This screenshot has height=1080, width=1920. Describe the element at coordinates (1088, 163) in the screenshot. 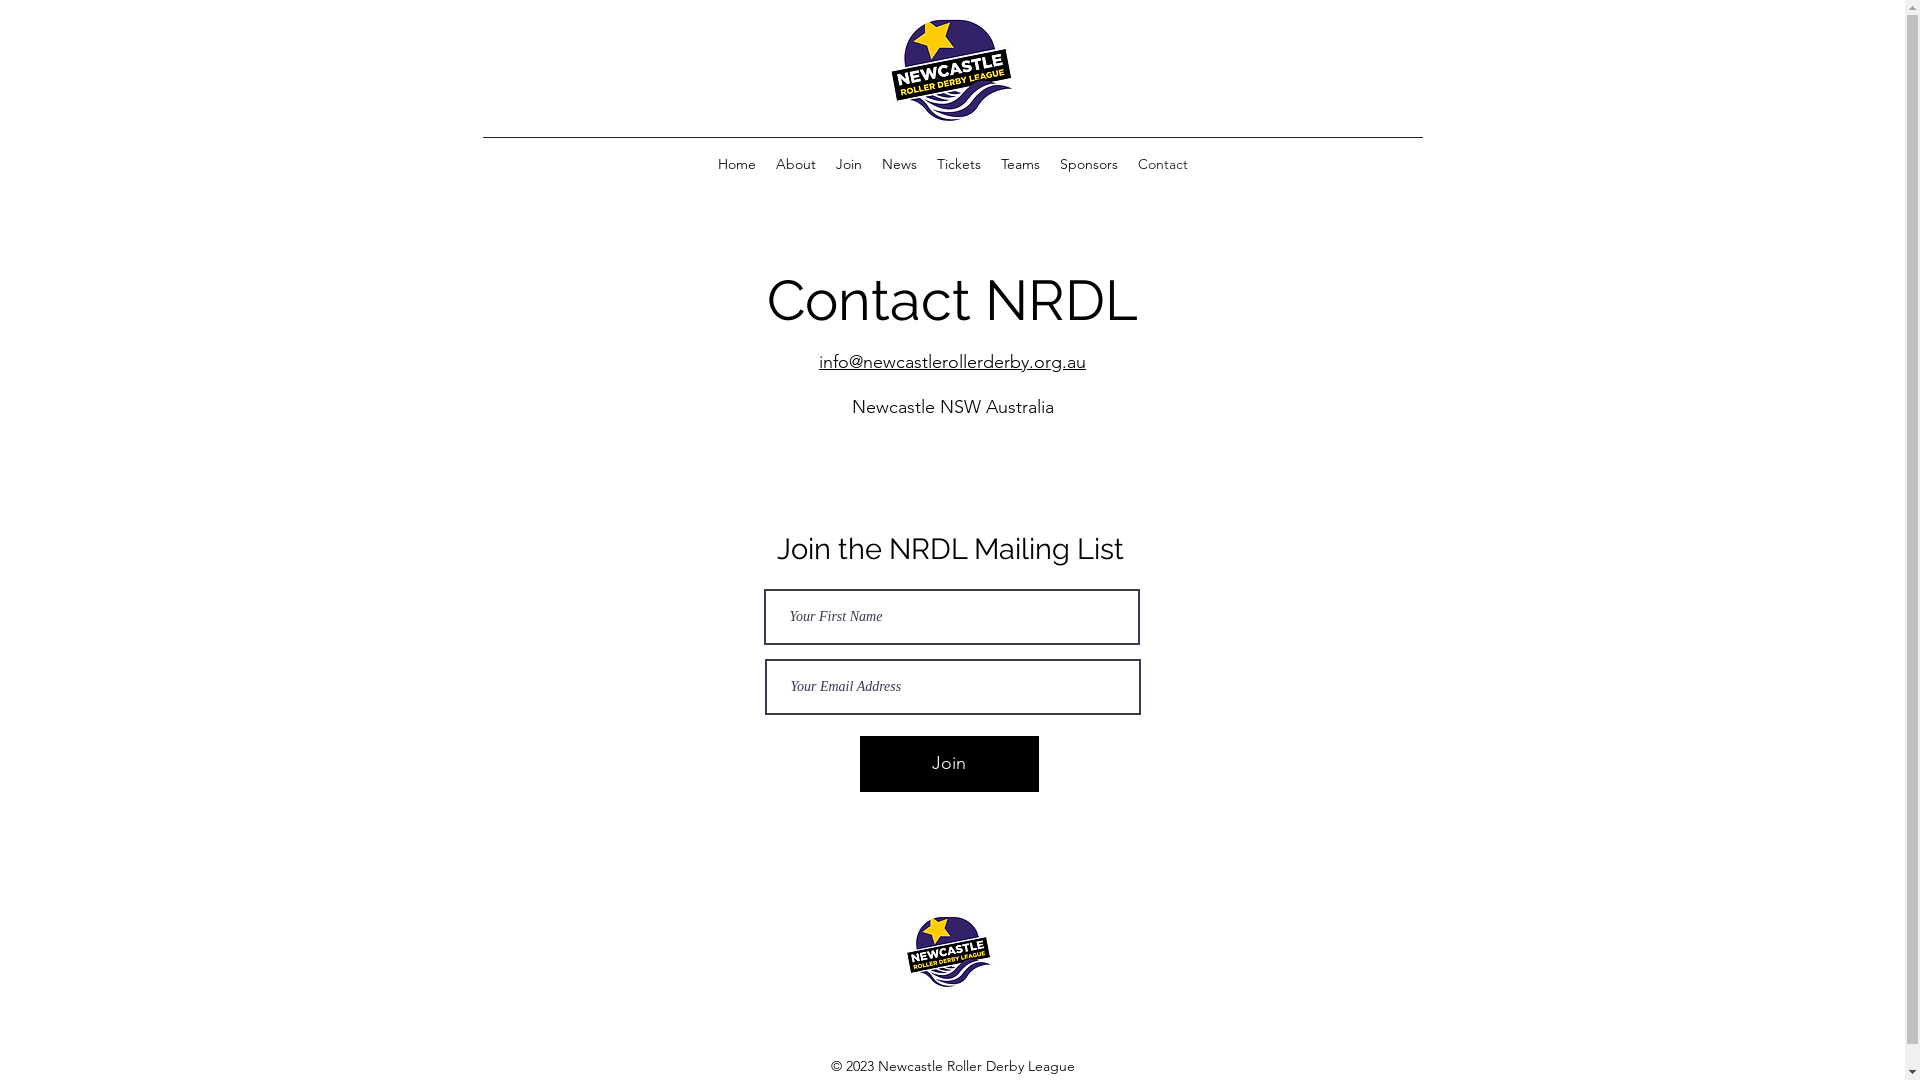

I see `'Sponsors'` at that location.